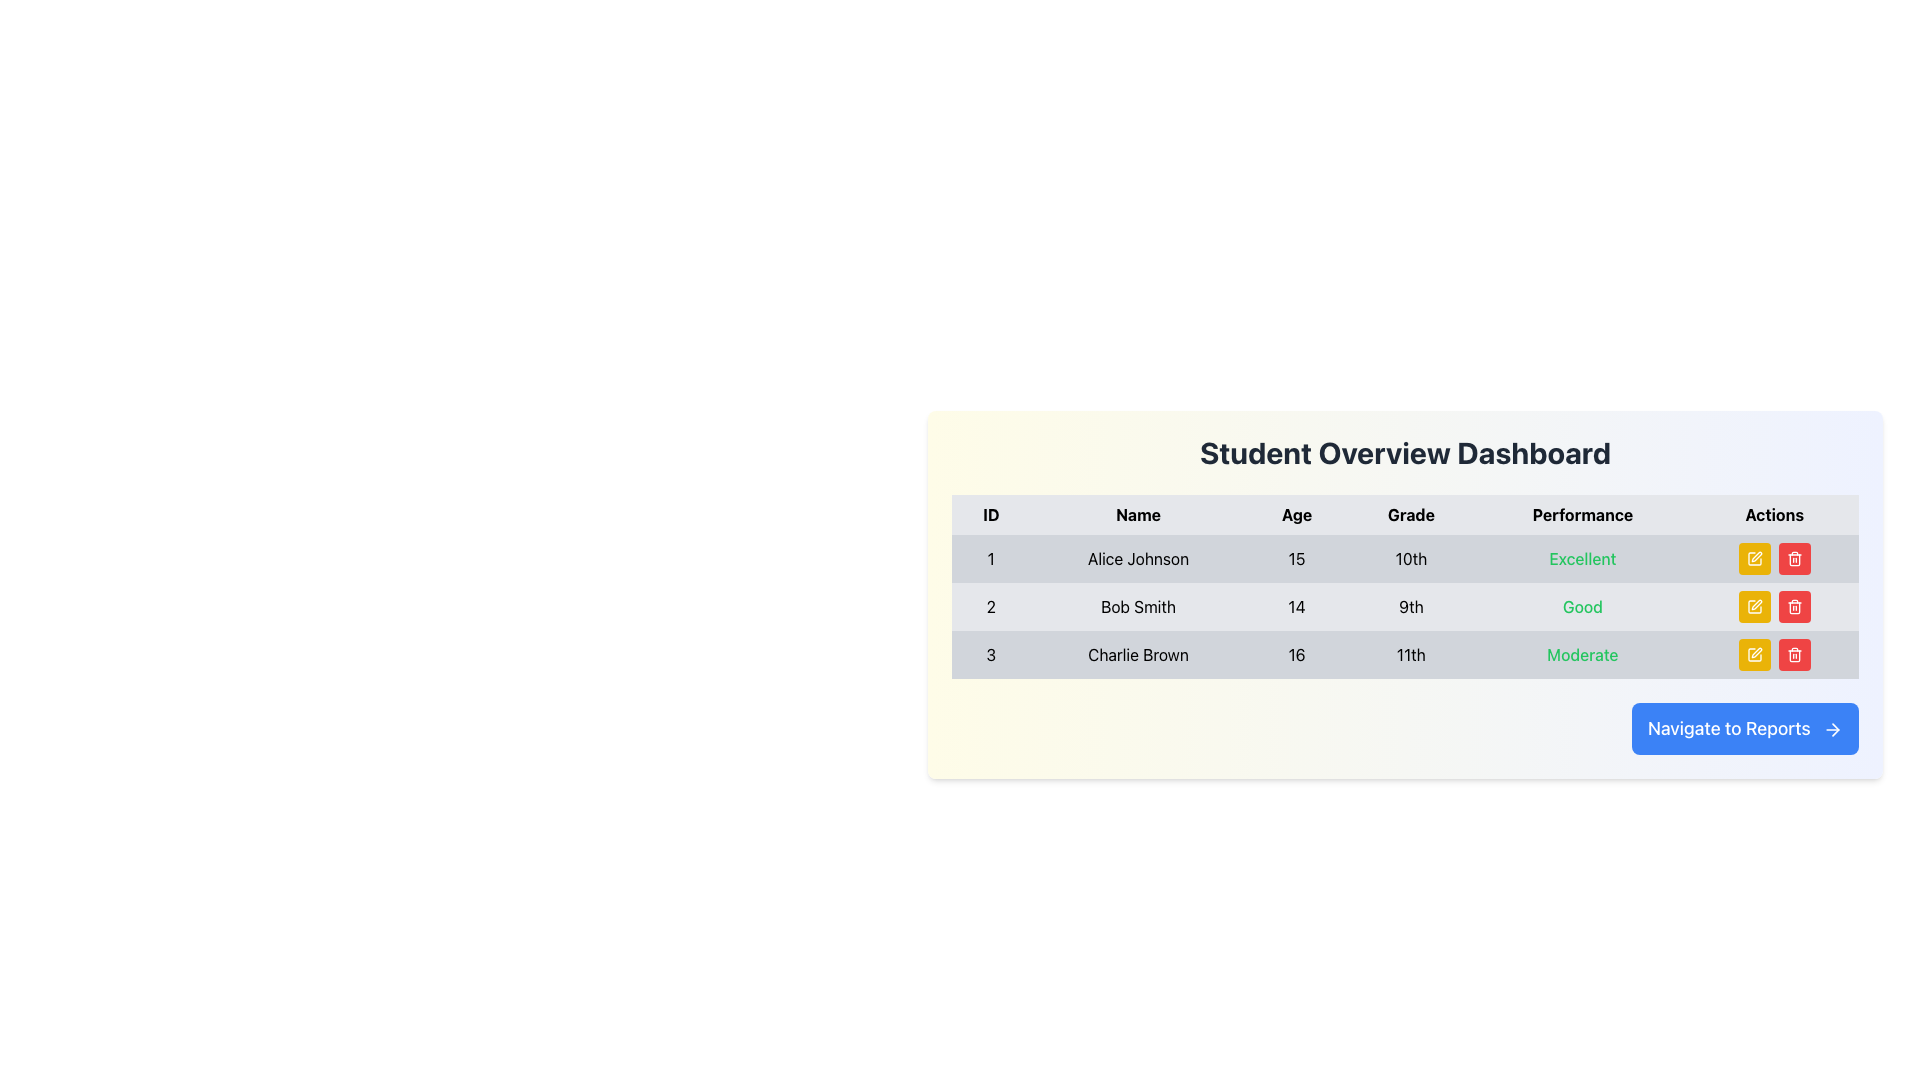 The image size is (1920, 1080). What do you see at coordinates (1404, 655) in the screenshot?
I see `the third row in the 'Student Overview Dashboard' table that displays information about an individual student, including their ID, name, age, grade, and performance` at bounding box center [1404, 655].